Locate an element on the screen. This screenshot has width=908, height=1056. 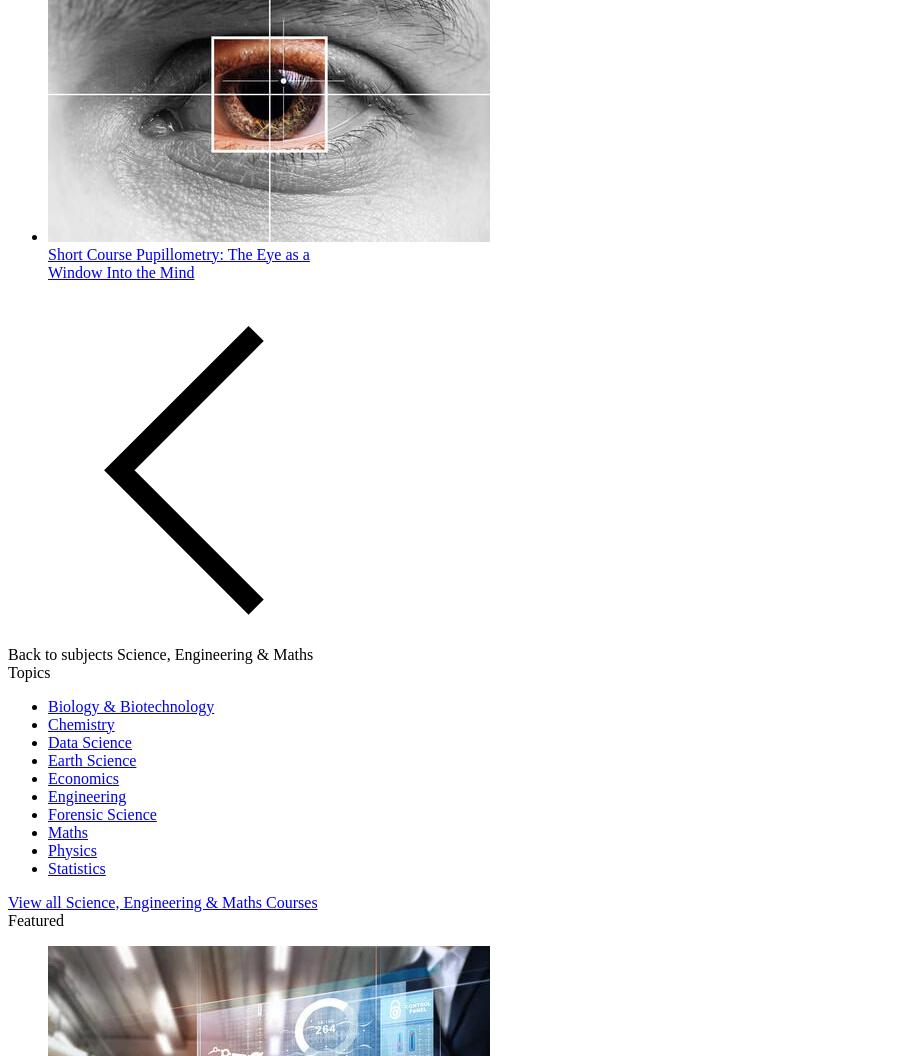
'Earth Science' is located at coordinates (90, 758).